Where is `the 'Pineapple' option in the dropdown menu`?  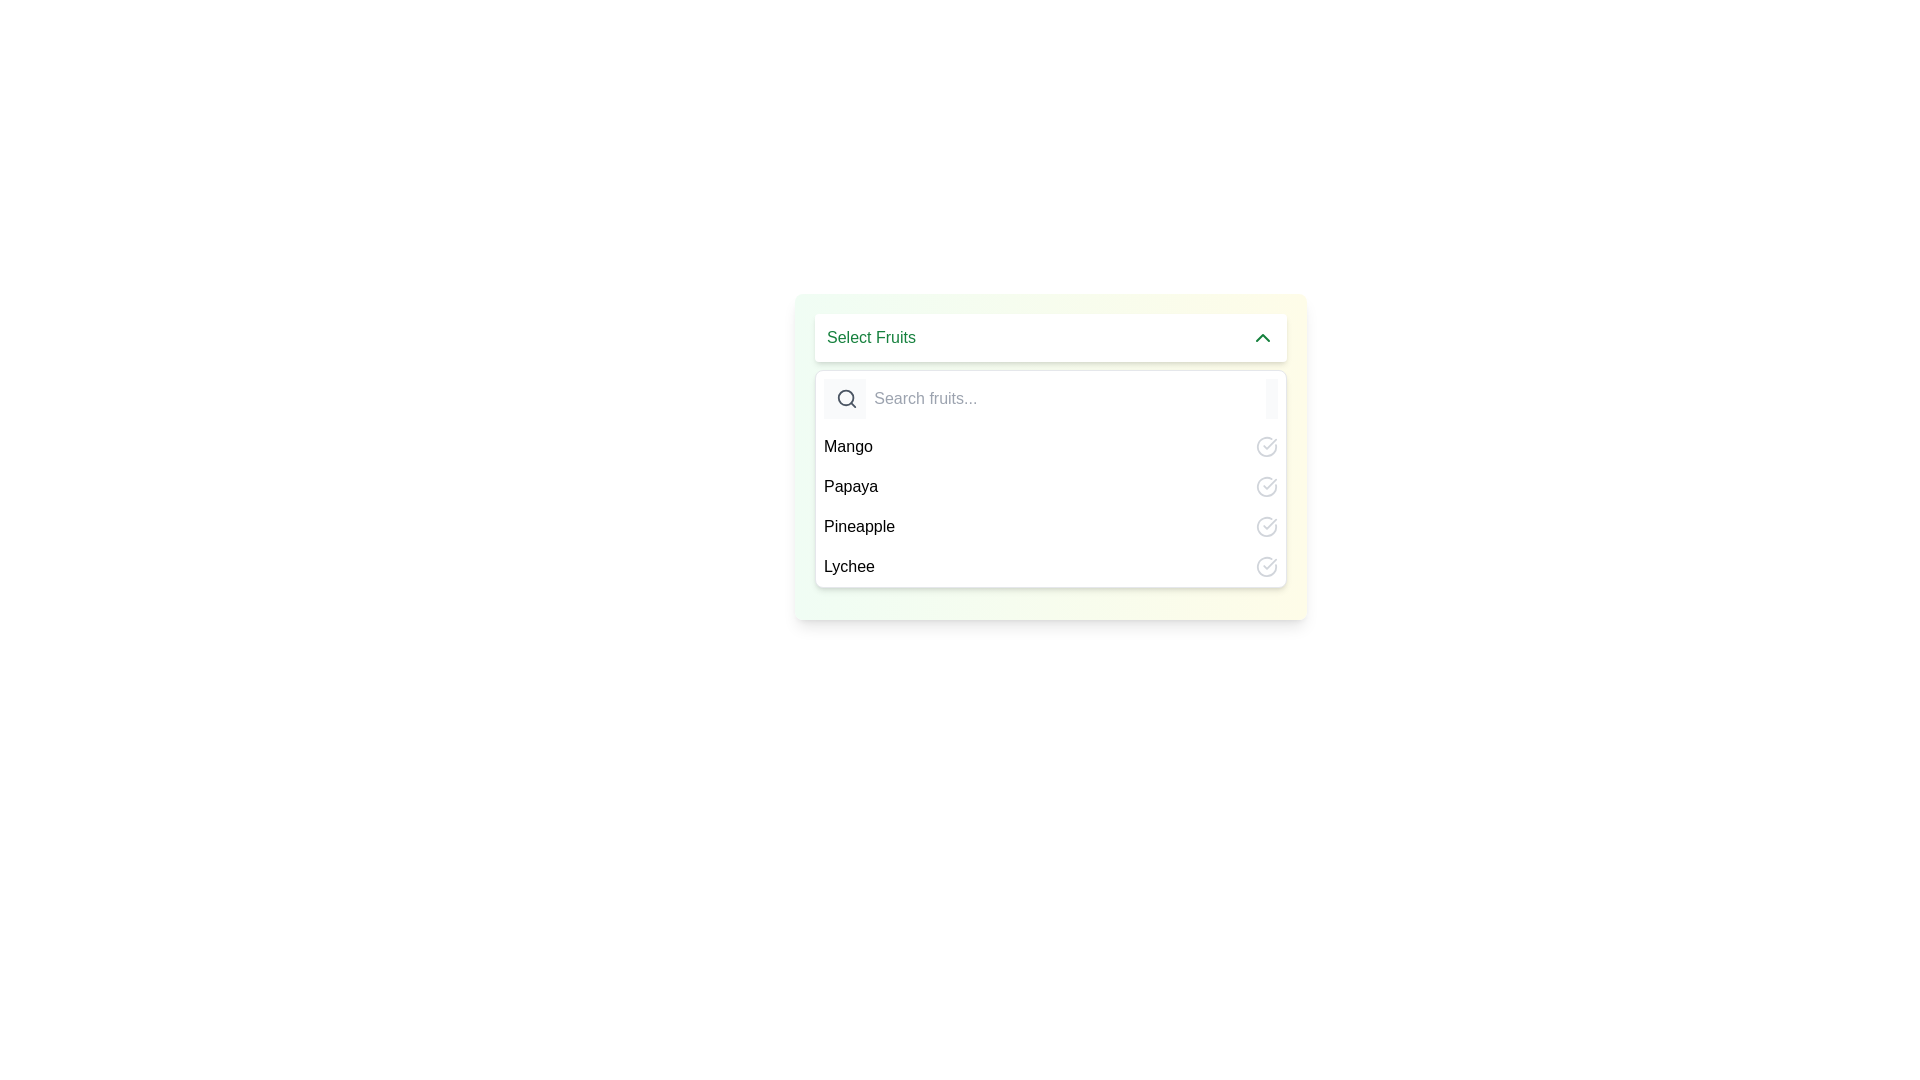
the 'Pineapple' option in the dropdown menu is located at coordinates (859, 526).